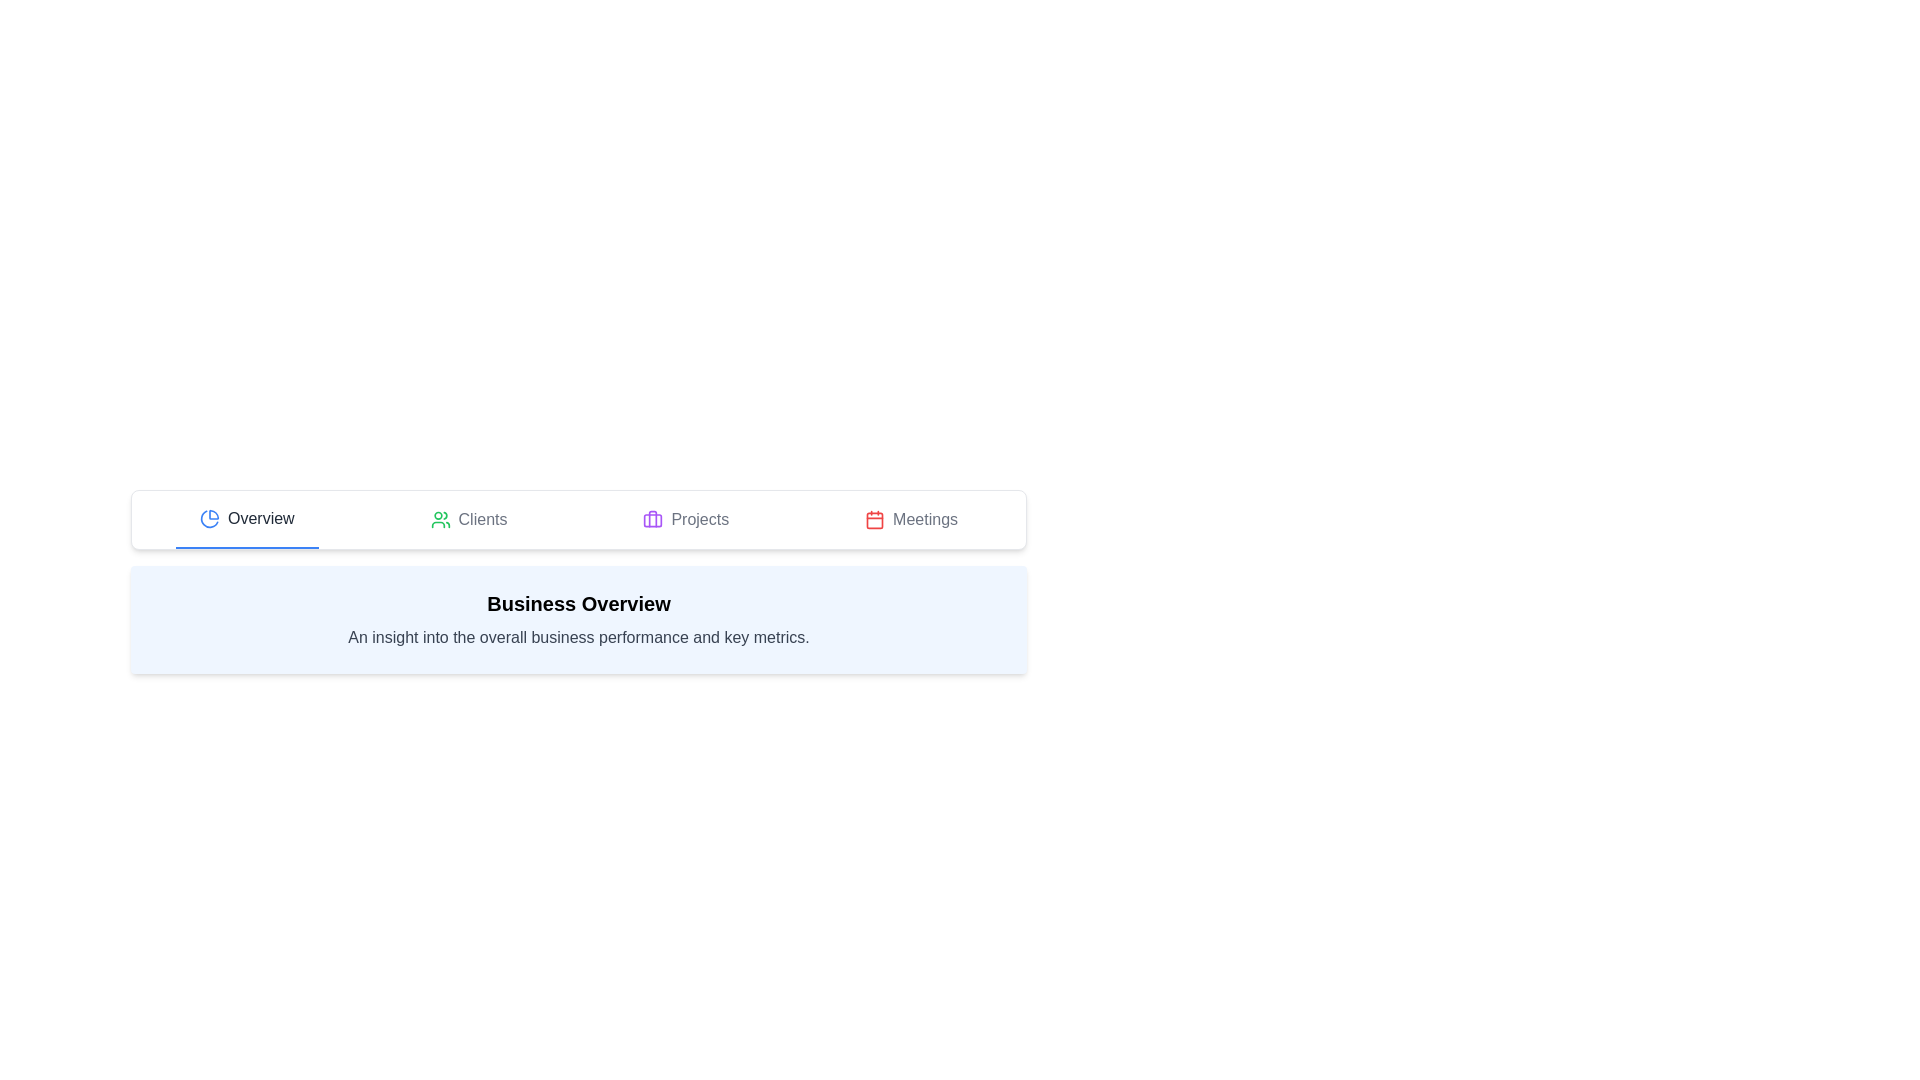  Describe the element at coordinates (578, 637) in the screenshot. I see `text snippet 'An insight into the overall business performance and key metrics.' which is positioned below the 'Business Overview' heading in a gray color within a blue-bordered box` at that location.